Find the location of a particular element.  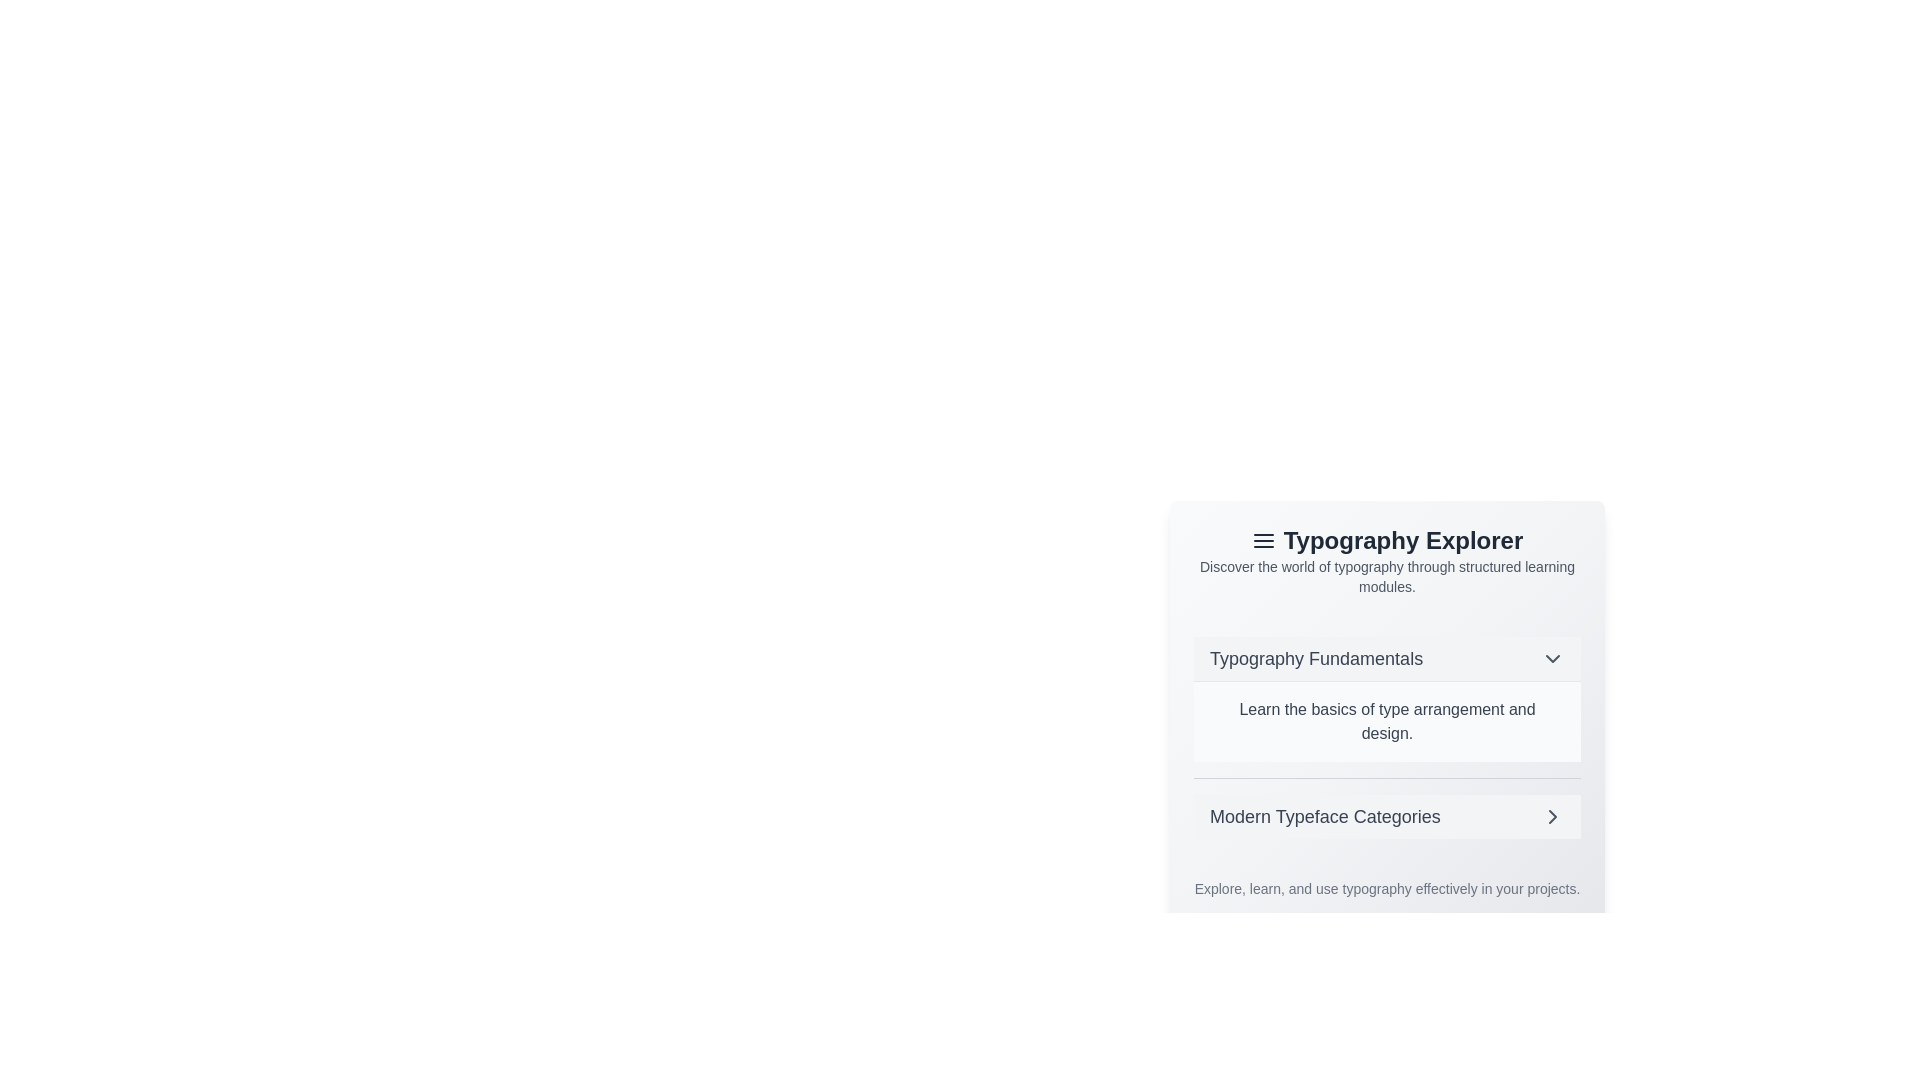

the chevron navigation icon located to the rightmost side of the 'Modern Typeface Categories' text is located at coordinates (1552, 817).